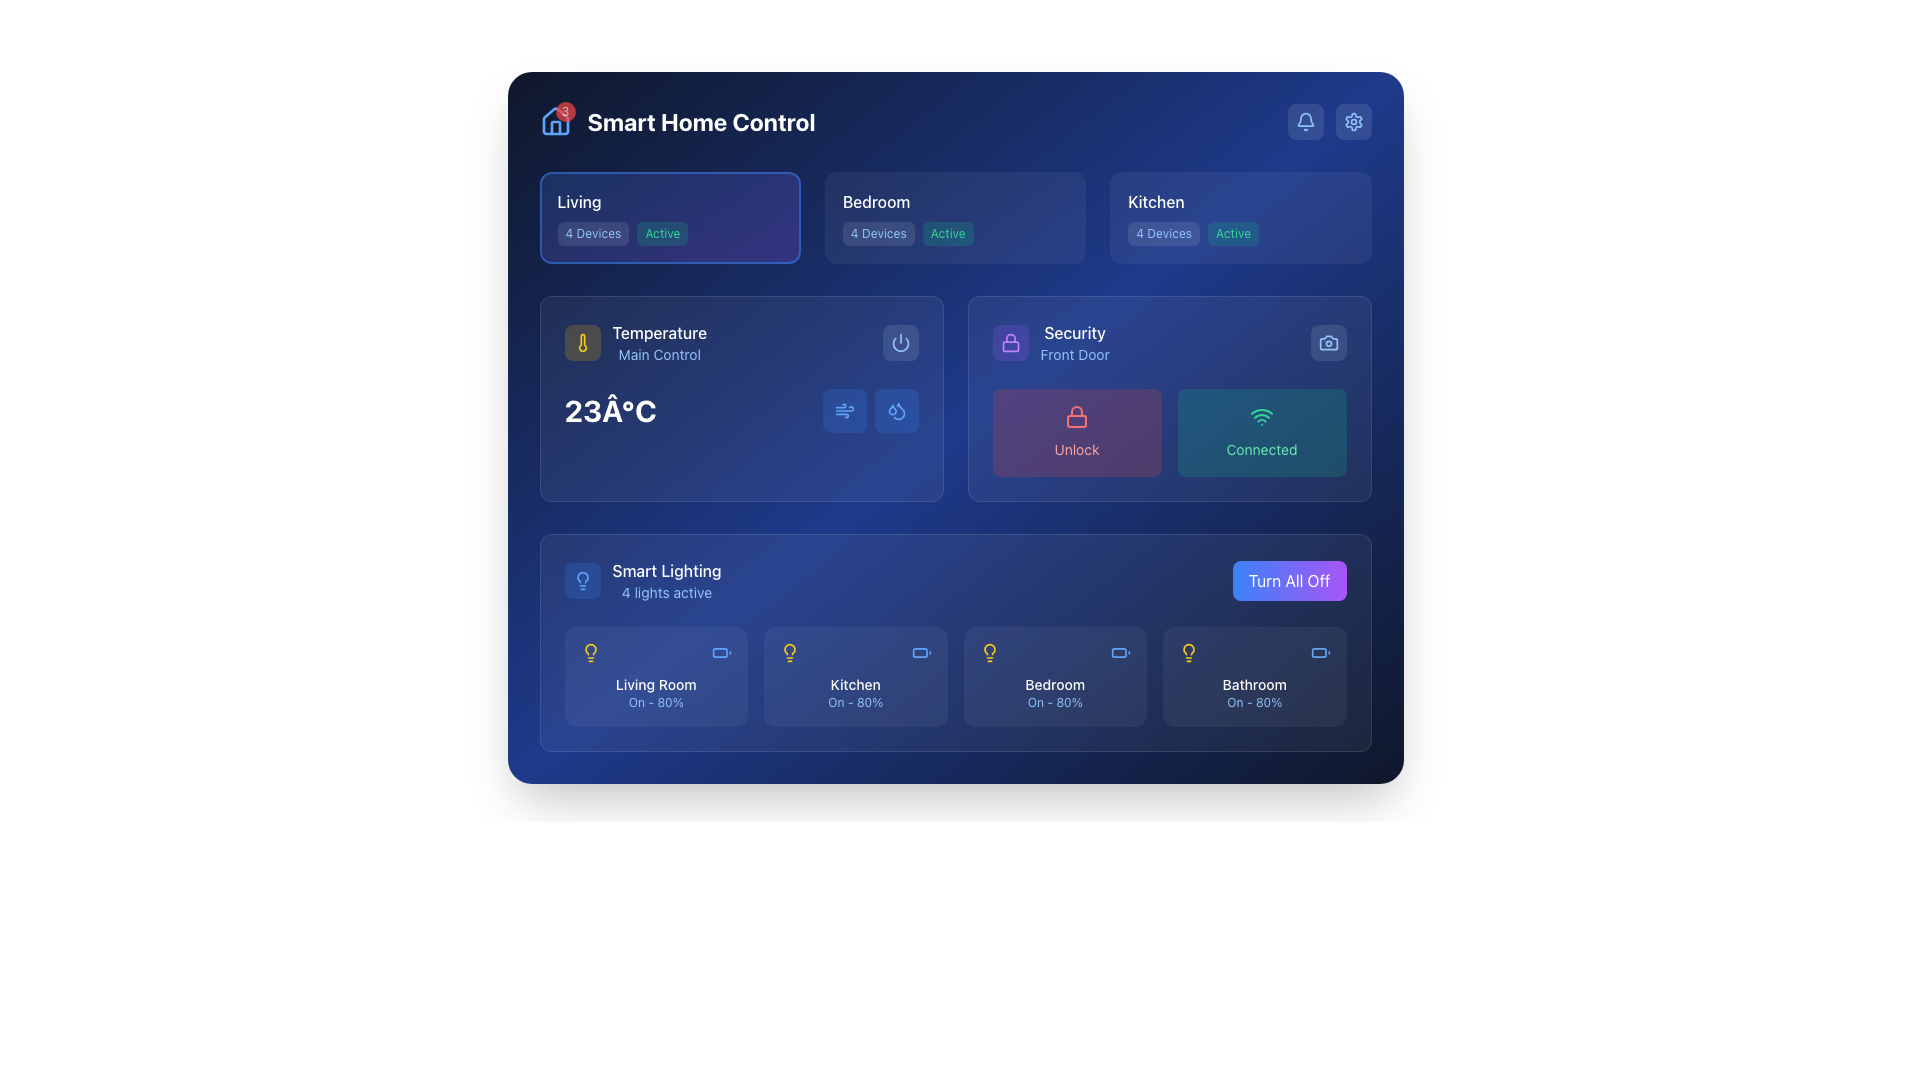 This screenshot has width=1920, height=1080. What do you see at coordinates (656, 676) in the screenshot?
I see `the first Clickable card component representing the status of the lighting in the living room` at bounding box center [656, 676].